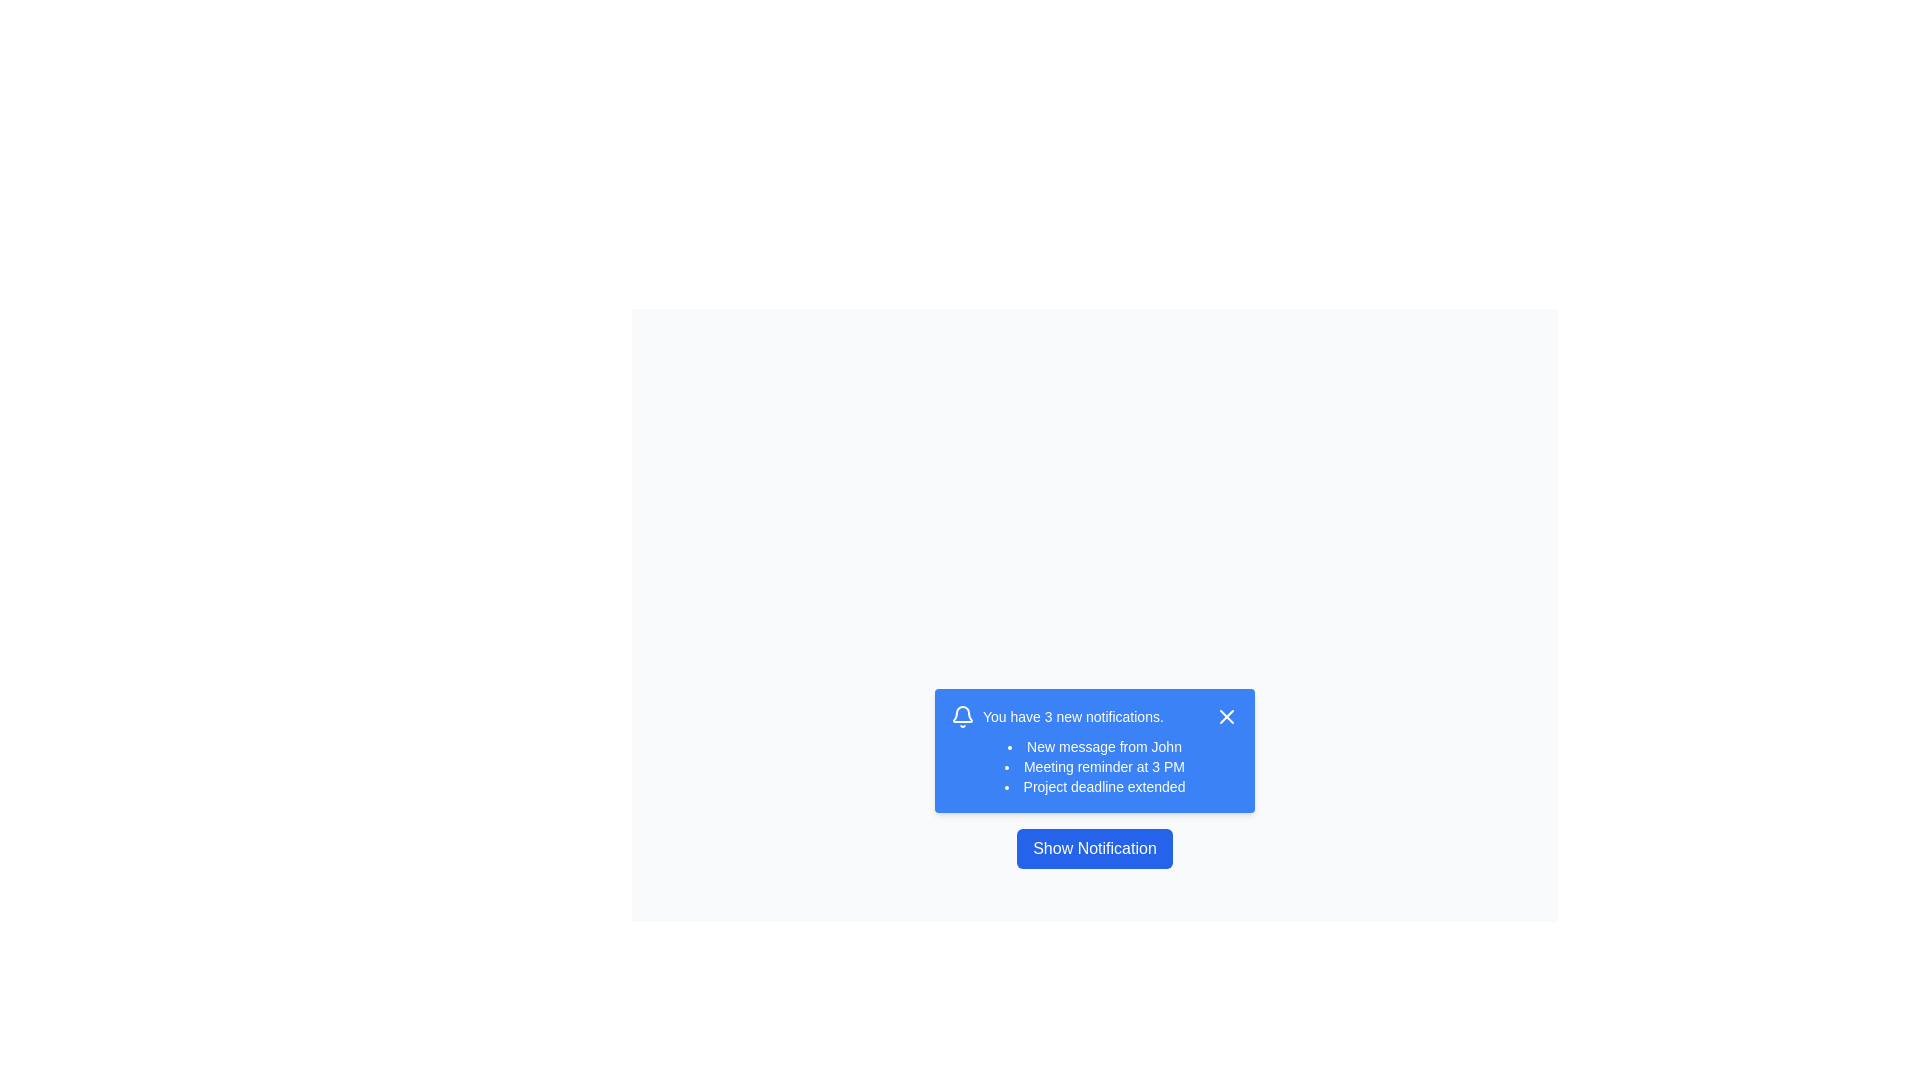  What do you see at coordinates (1093, 785) in the screenshot?
I see `the third notification item in the notification popup box that informs about an update regarding a project deadline` at bounding box center [1093, 785].